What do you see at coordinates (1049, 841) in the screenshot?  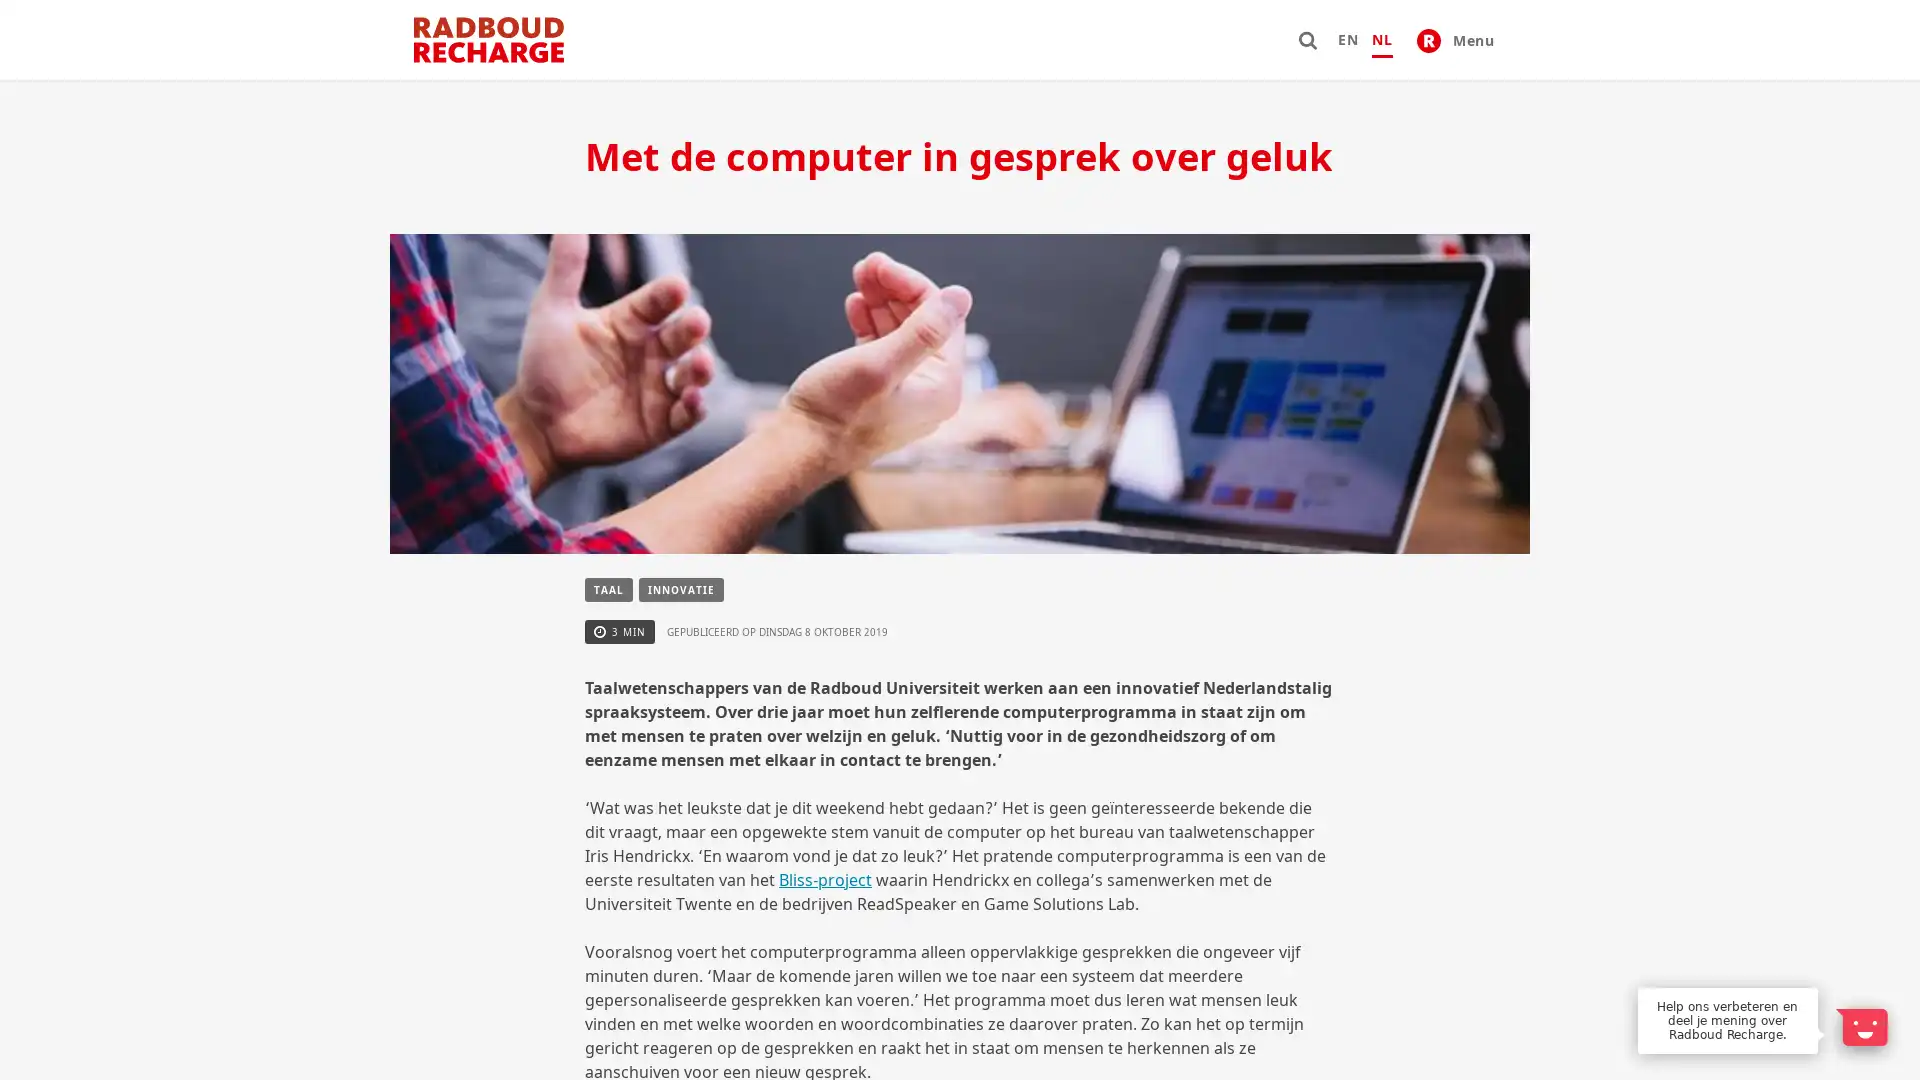 I see `Selectie wissen` at bounding box center [1049, 841].